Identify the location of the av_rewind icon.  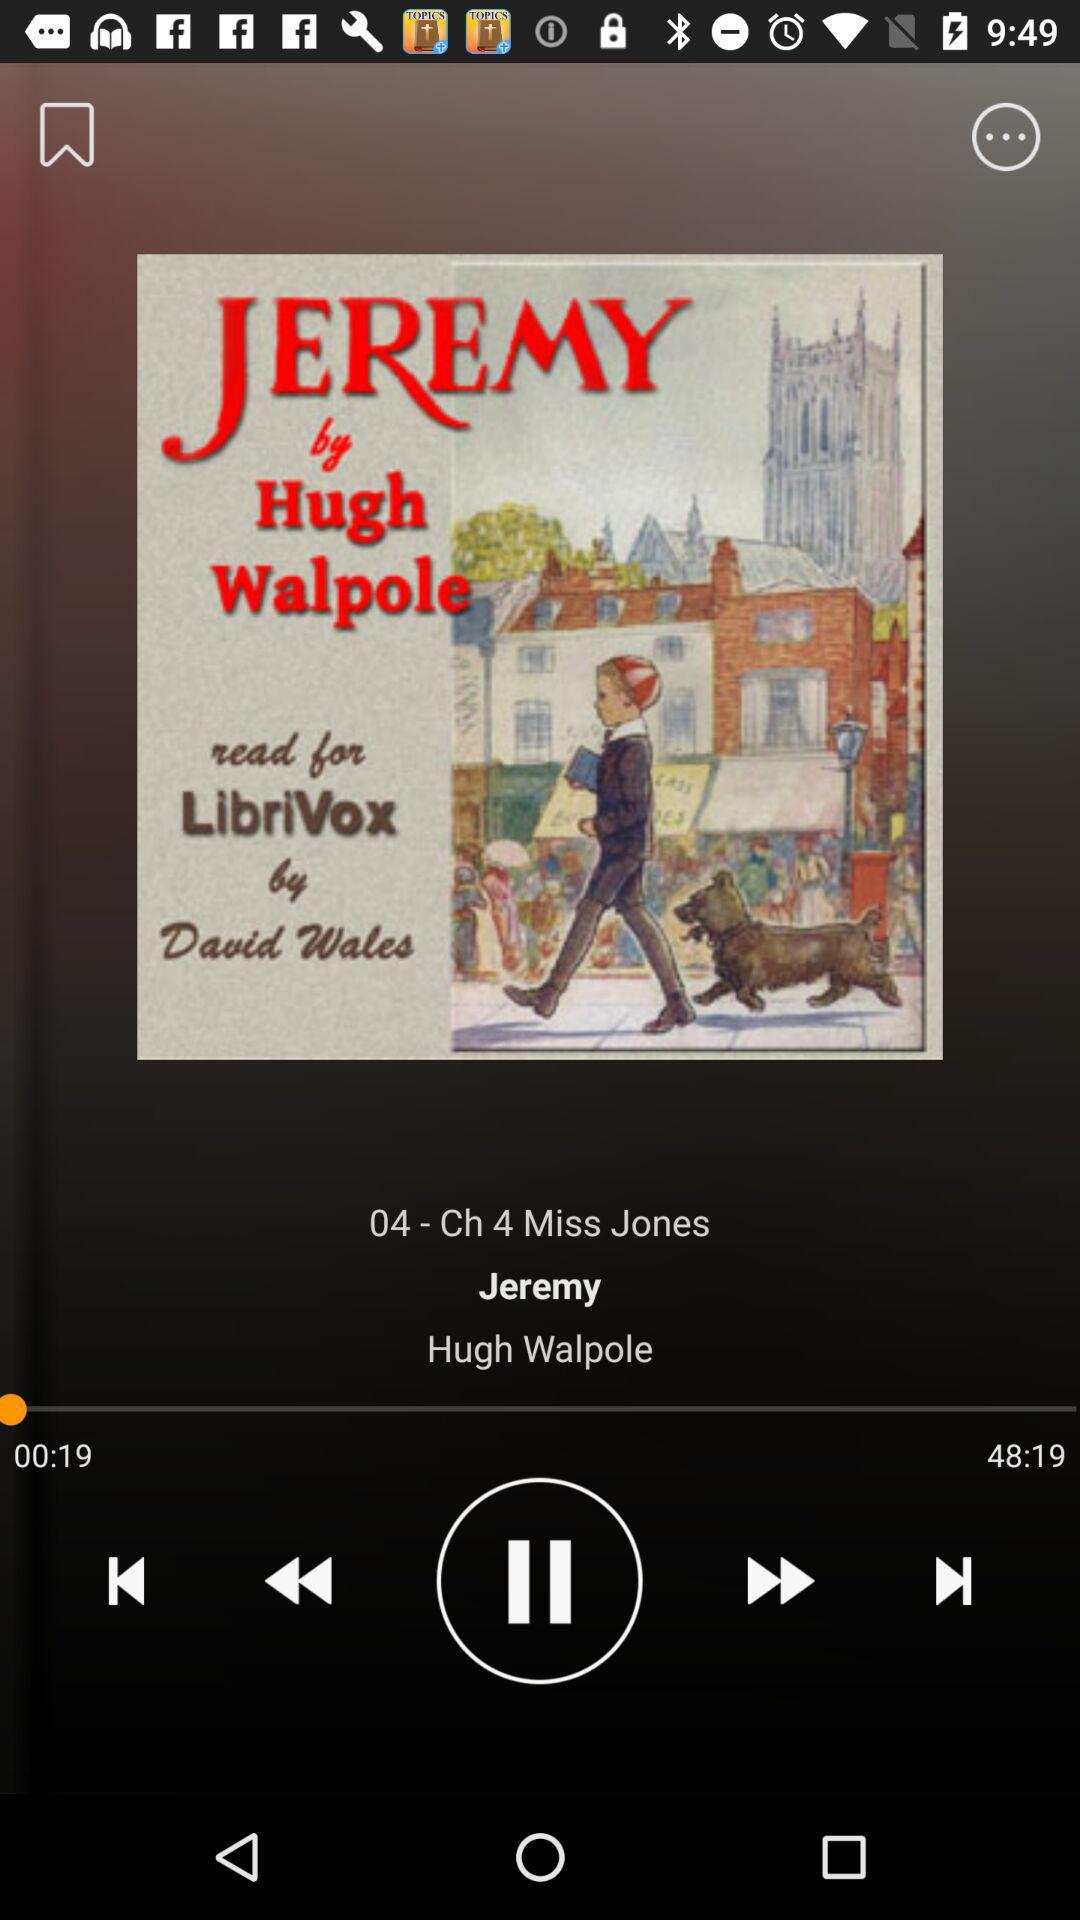
(298, 1579).